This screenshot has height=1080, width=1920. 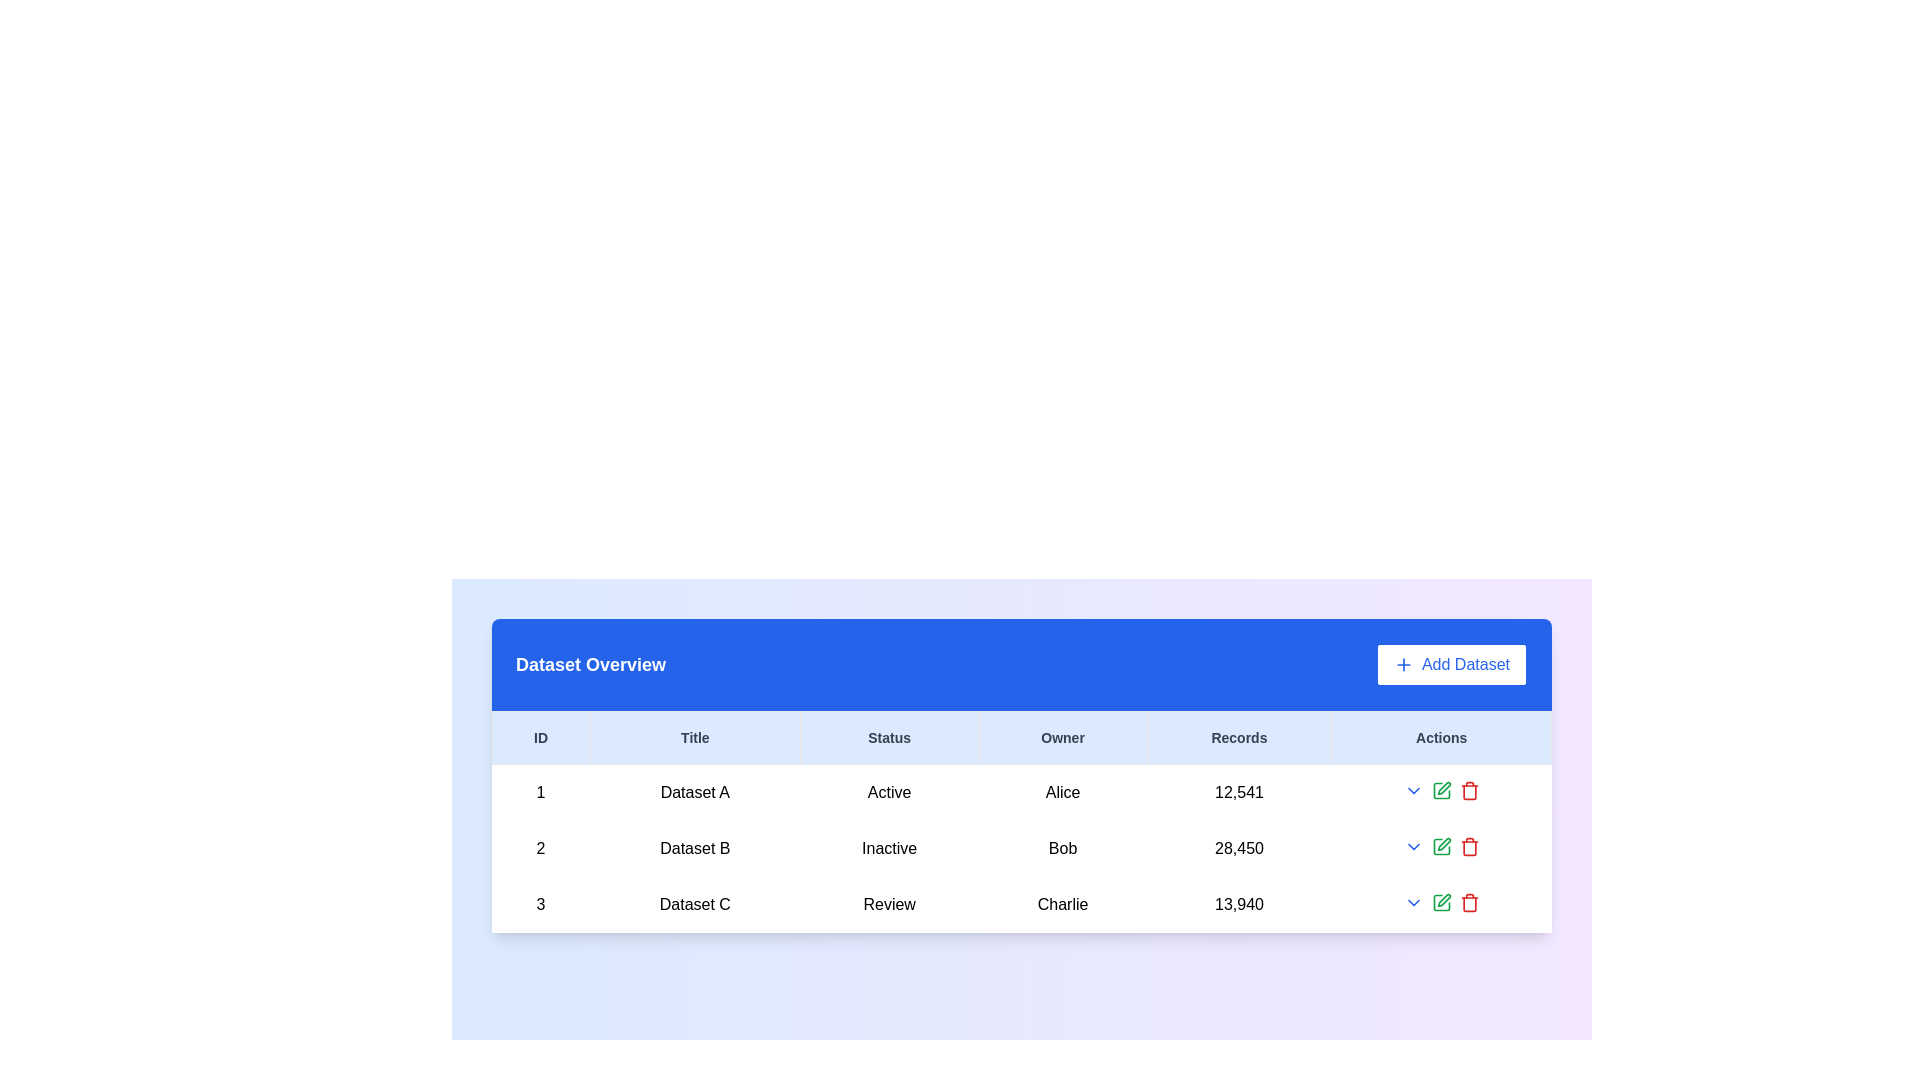 What do you see at coordinates (1441, 737) in the screenshot?
I see `the 'Actions' label, which is a horizontal bar with a light blue background and dark, bold text, located in the top right section of the header bar` at bounding box center [1441, 737].